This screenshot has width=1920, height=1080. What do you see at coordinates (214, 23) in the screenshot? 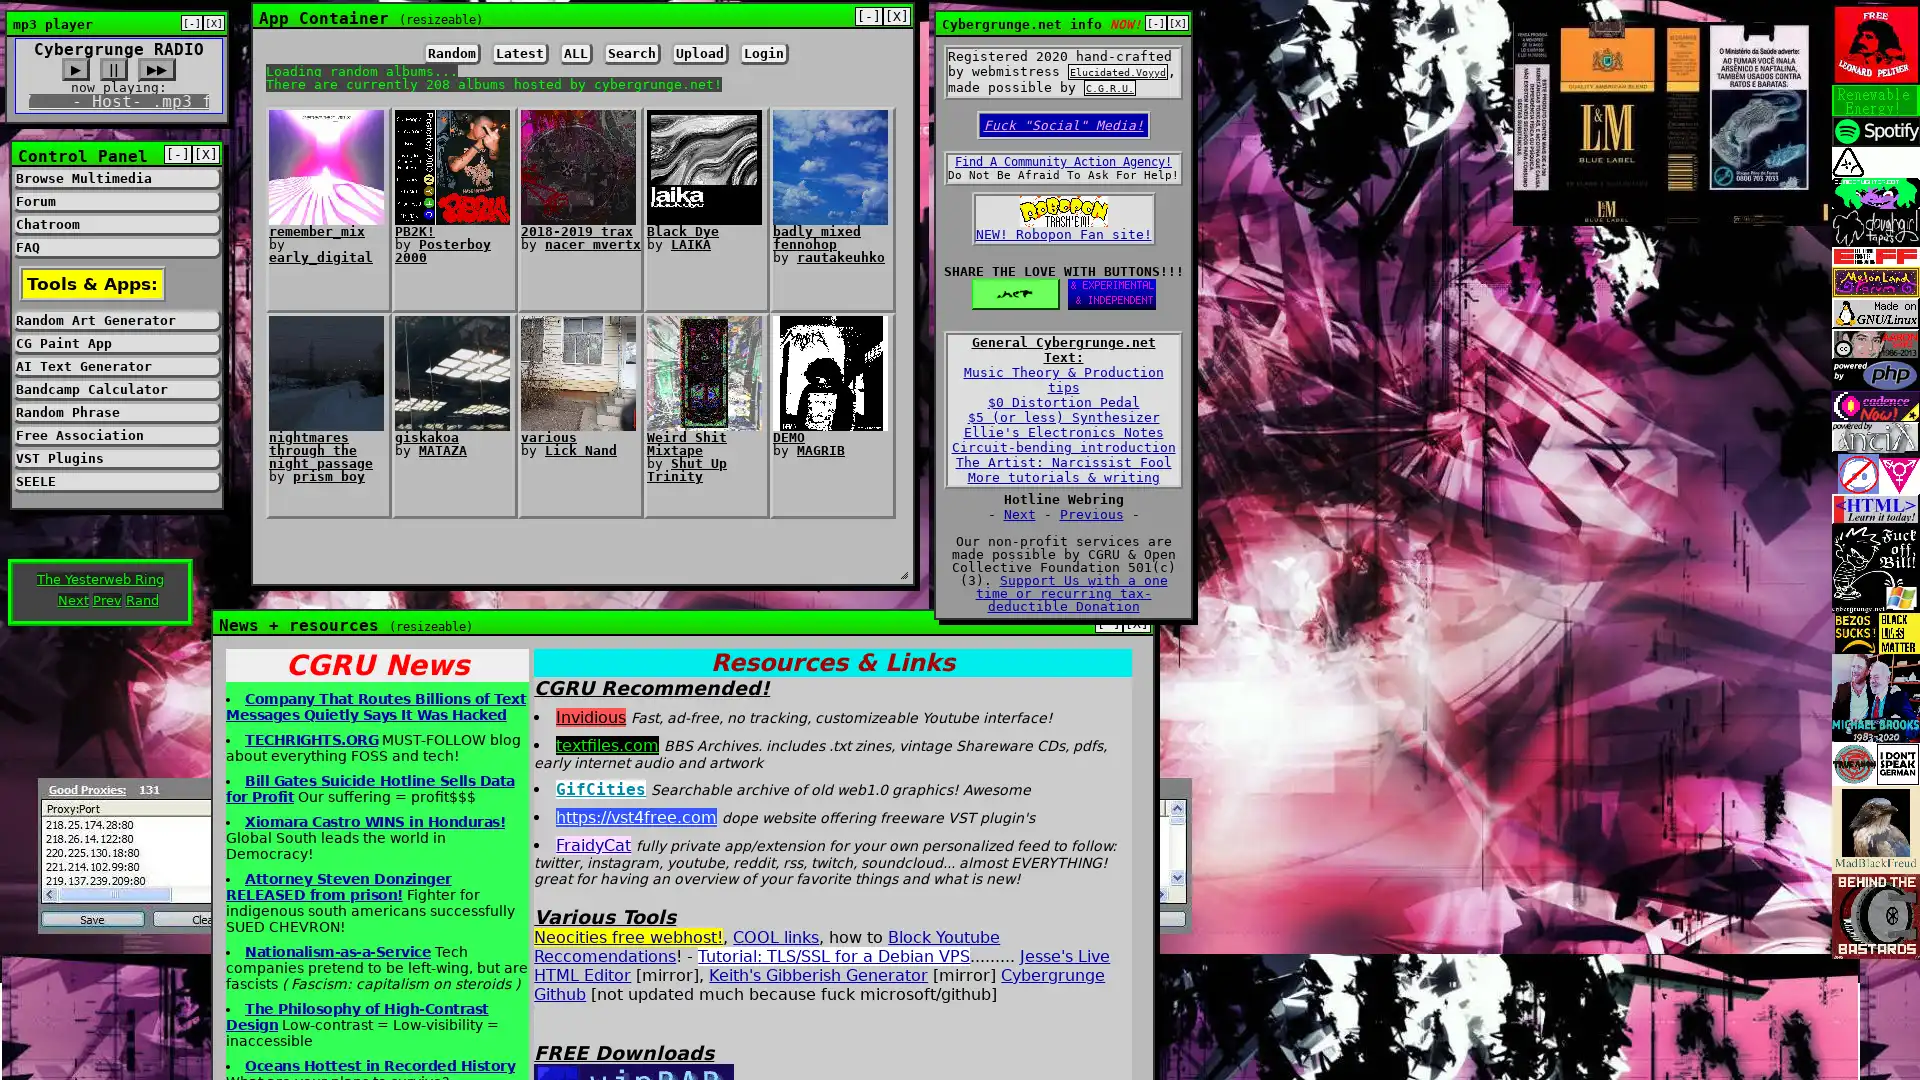
I see `[X]` at bounding box center [214, 23].